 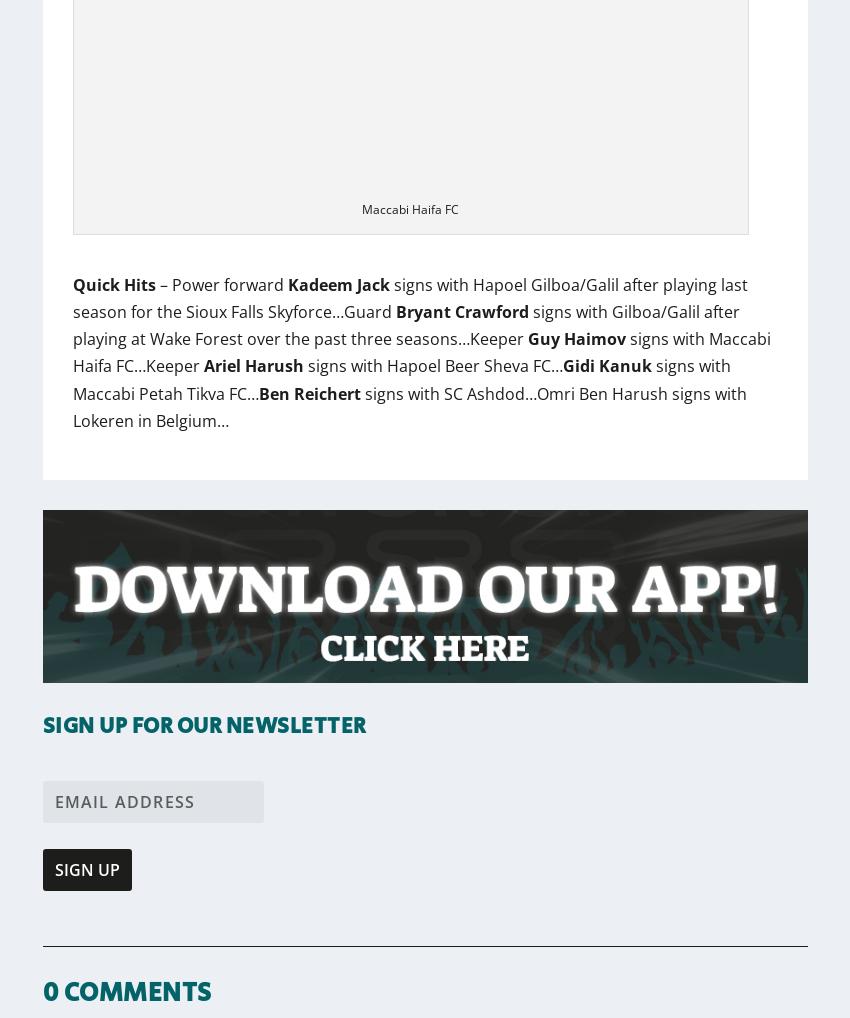 I want to click on 'signs with Hapoel Beer Sheva FC…', so click(x=431, y=365).